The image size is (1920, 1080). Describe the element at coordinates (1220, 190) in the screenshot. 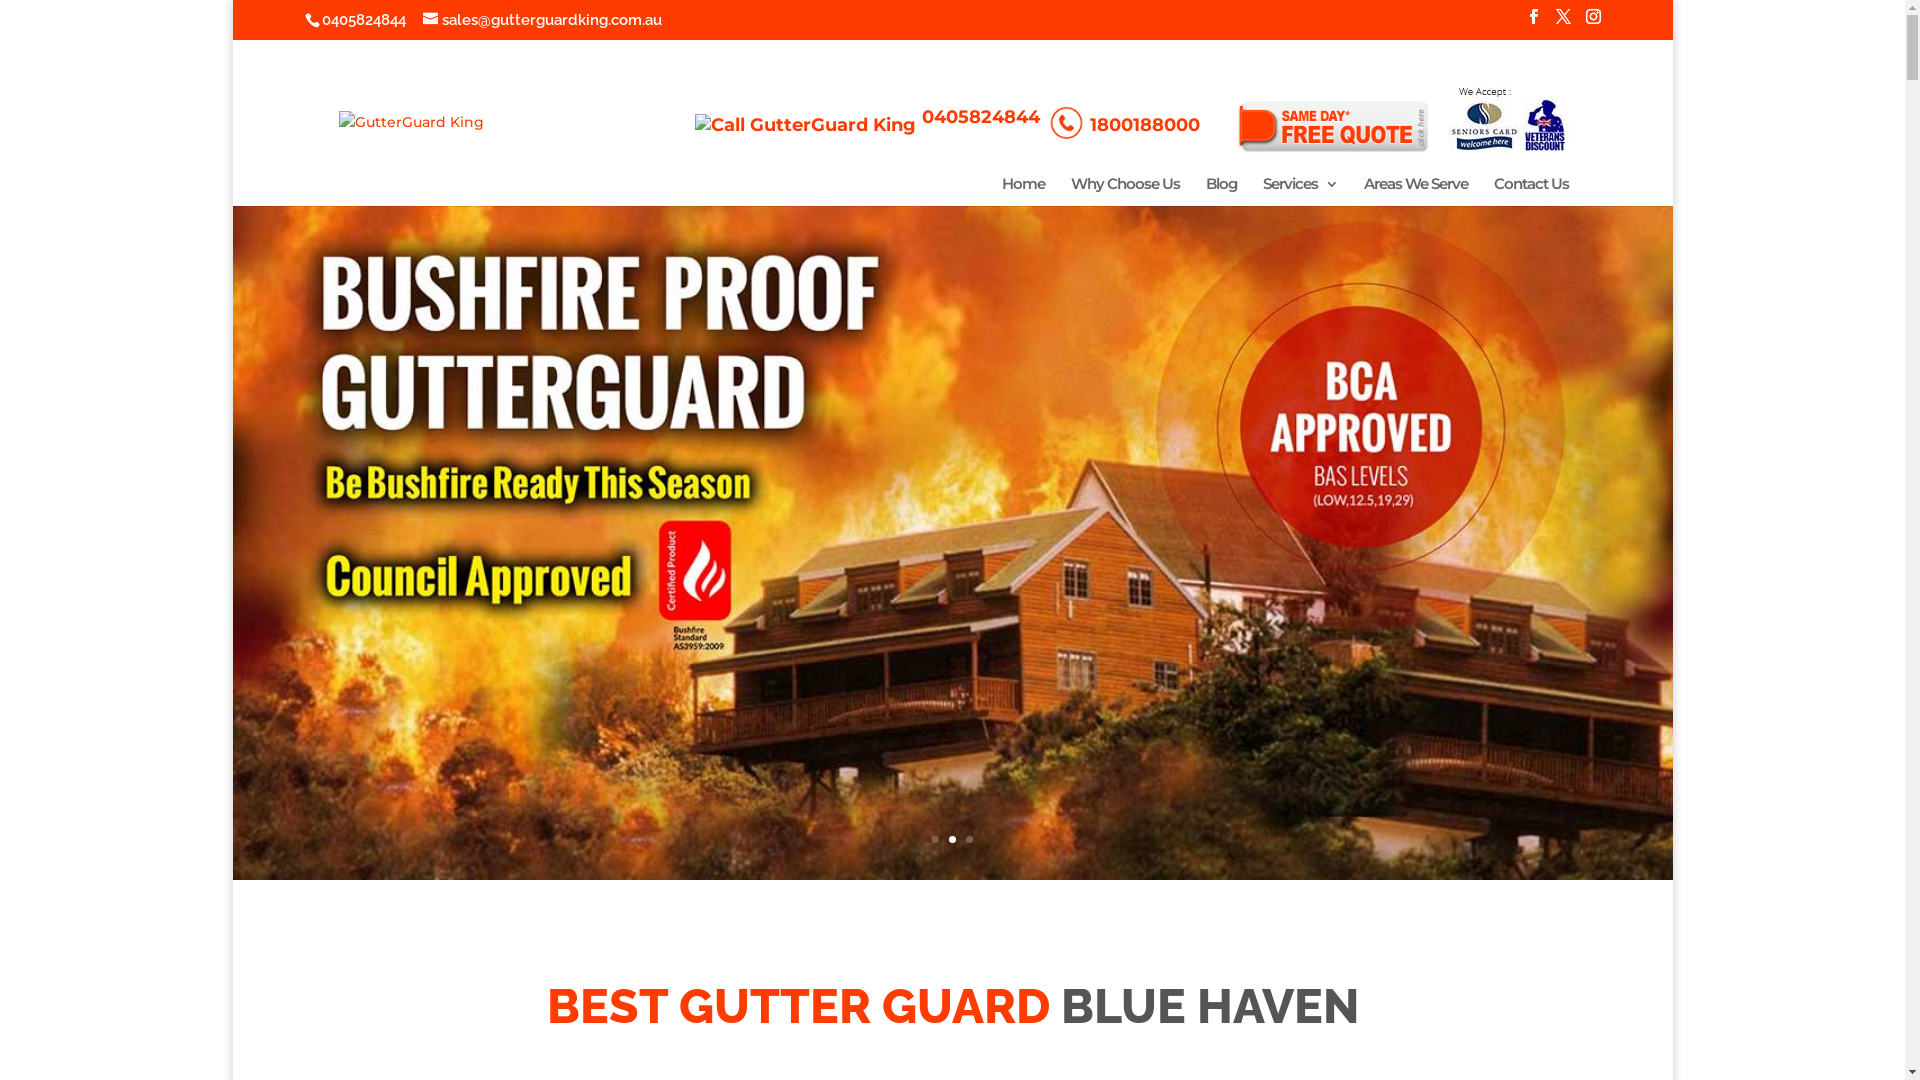

I see `'Blog'` at that location.